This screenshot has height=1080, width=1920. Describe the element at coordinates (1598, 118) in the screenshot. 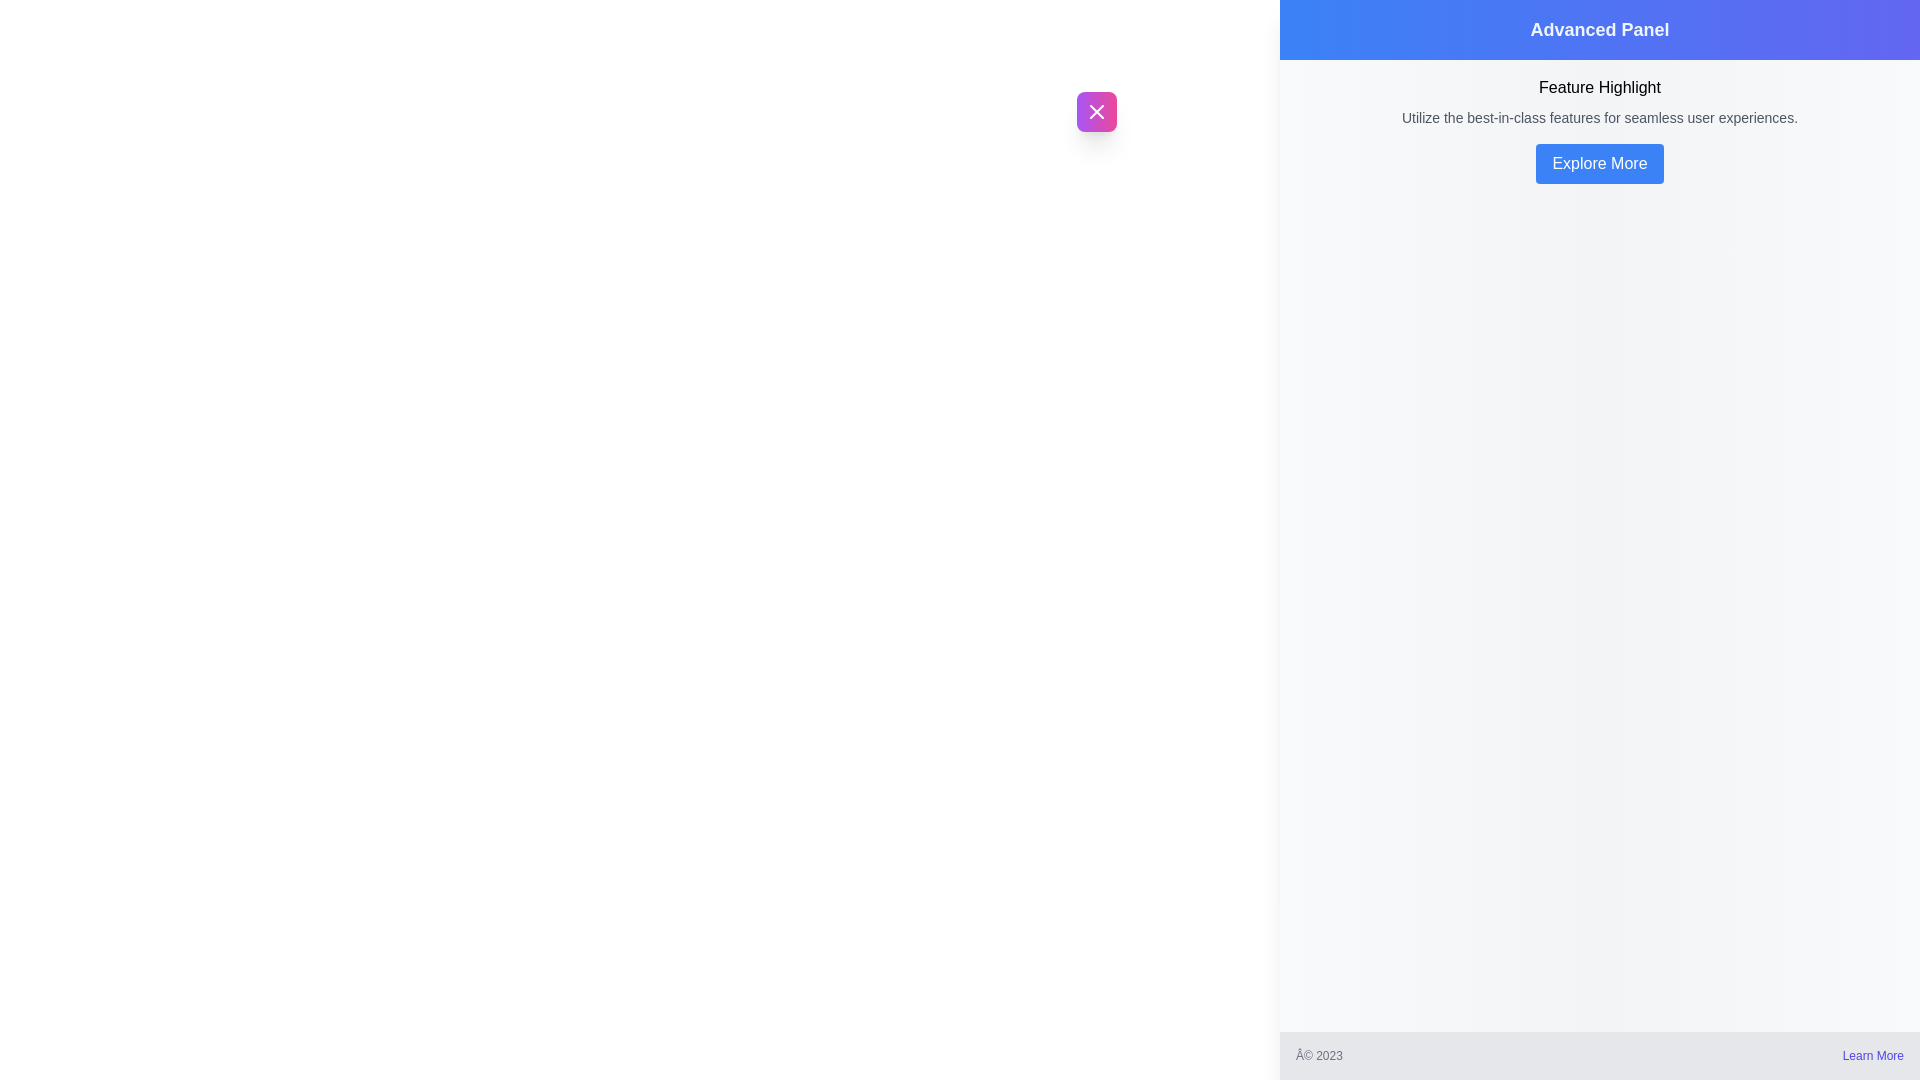

I see `the supplementary description text located directly below the 'Feature Highlight' heading in the boxed section of the interface` at that location.